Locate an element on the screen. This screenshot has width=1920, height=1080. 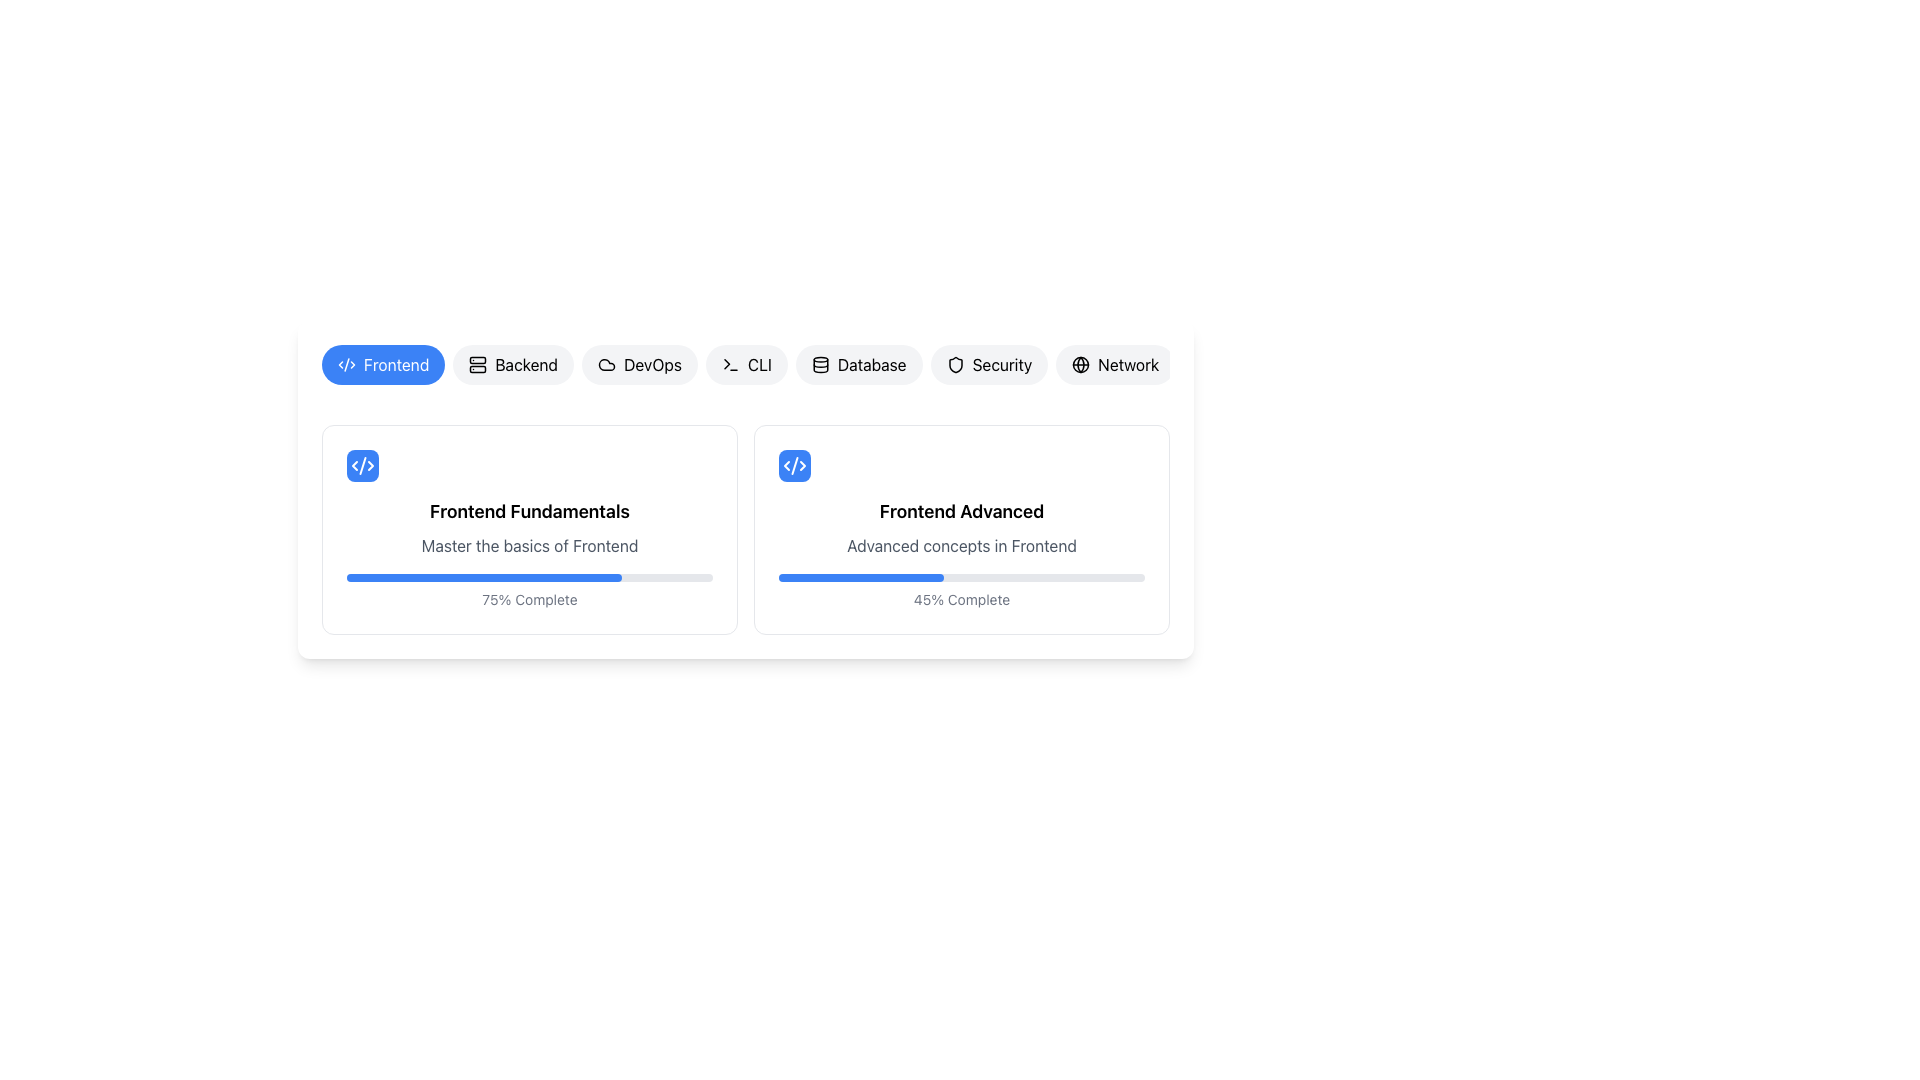
the progress bar that is horizontally centered within the 'Frontend Fundamentals' card, which visually represents a completion status with a light gray background and a filled blue segment is located at coordinates (529, 578).